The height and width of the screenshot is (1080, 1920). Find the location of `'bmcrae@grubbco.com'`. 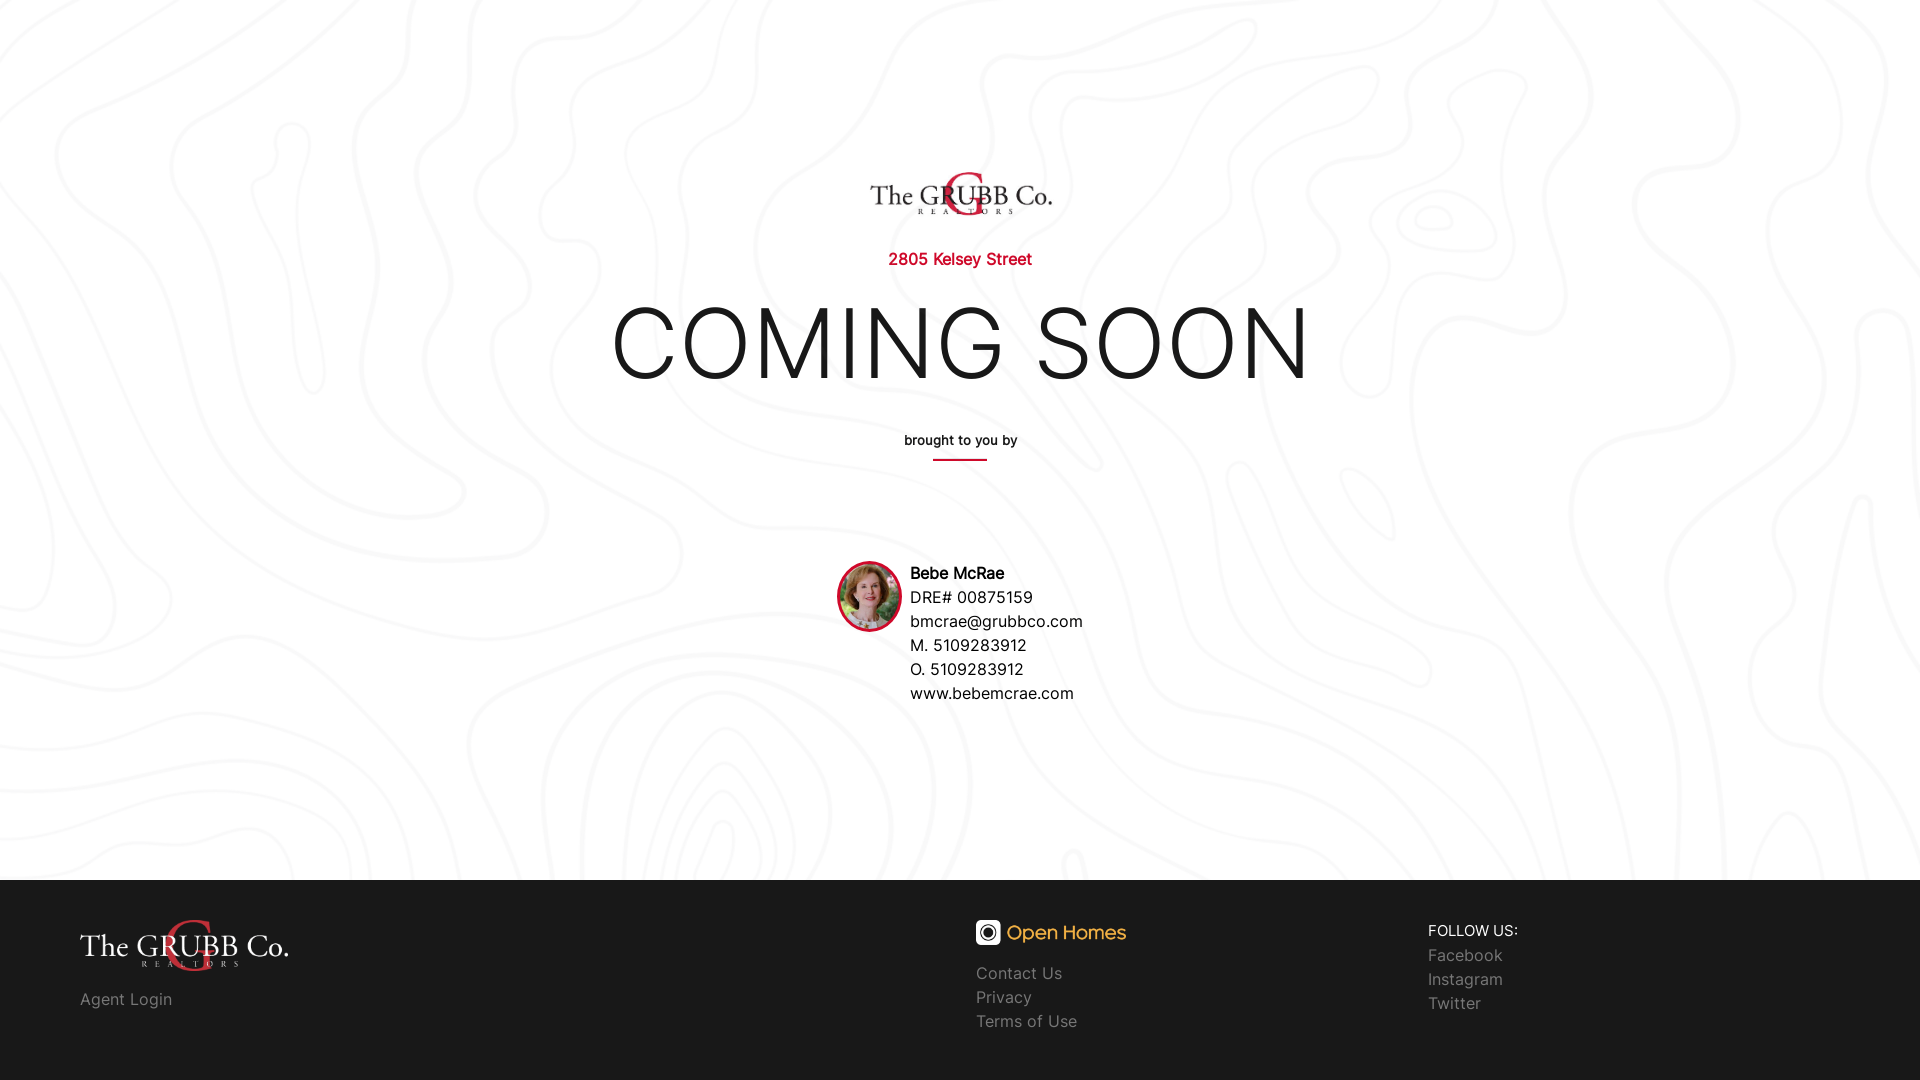

'bmcrae@grubbco.com' is located at coordinates (909, 620).